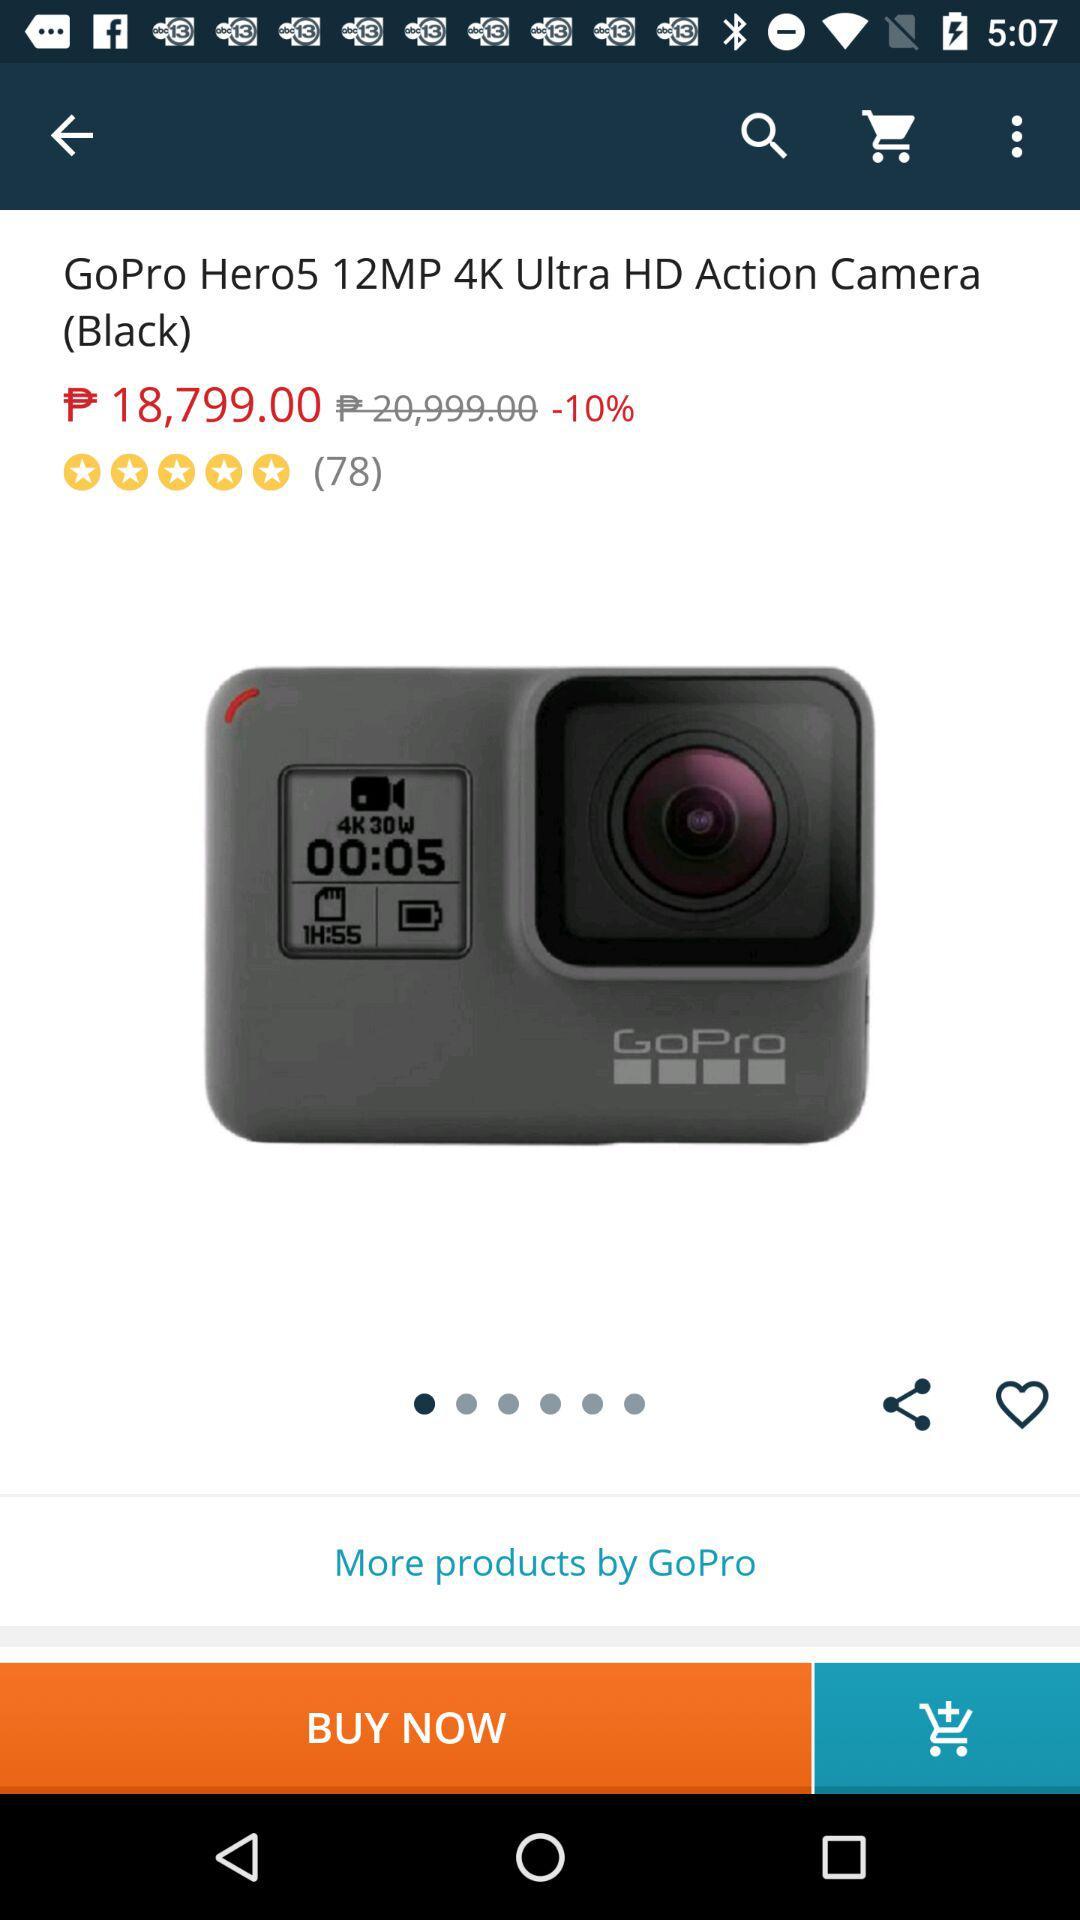  I want to click on shows share button, so click(906, 1403).